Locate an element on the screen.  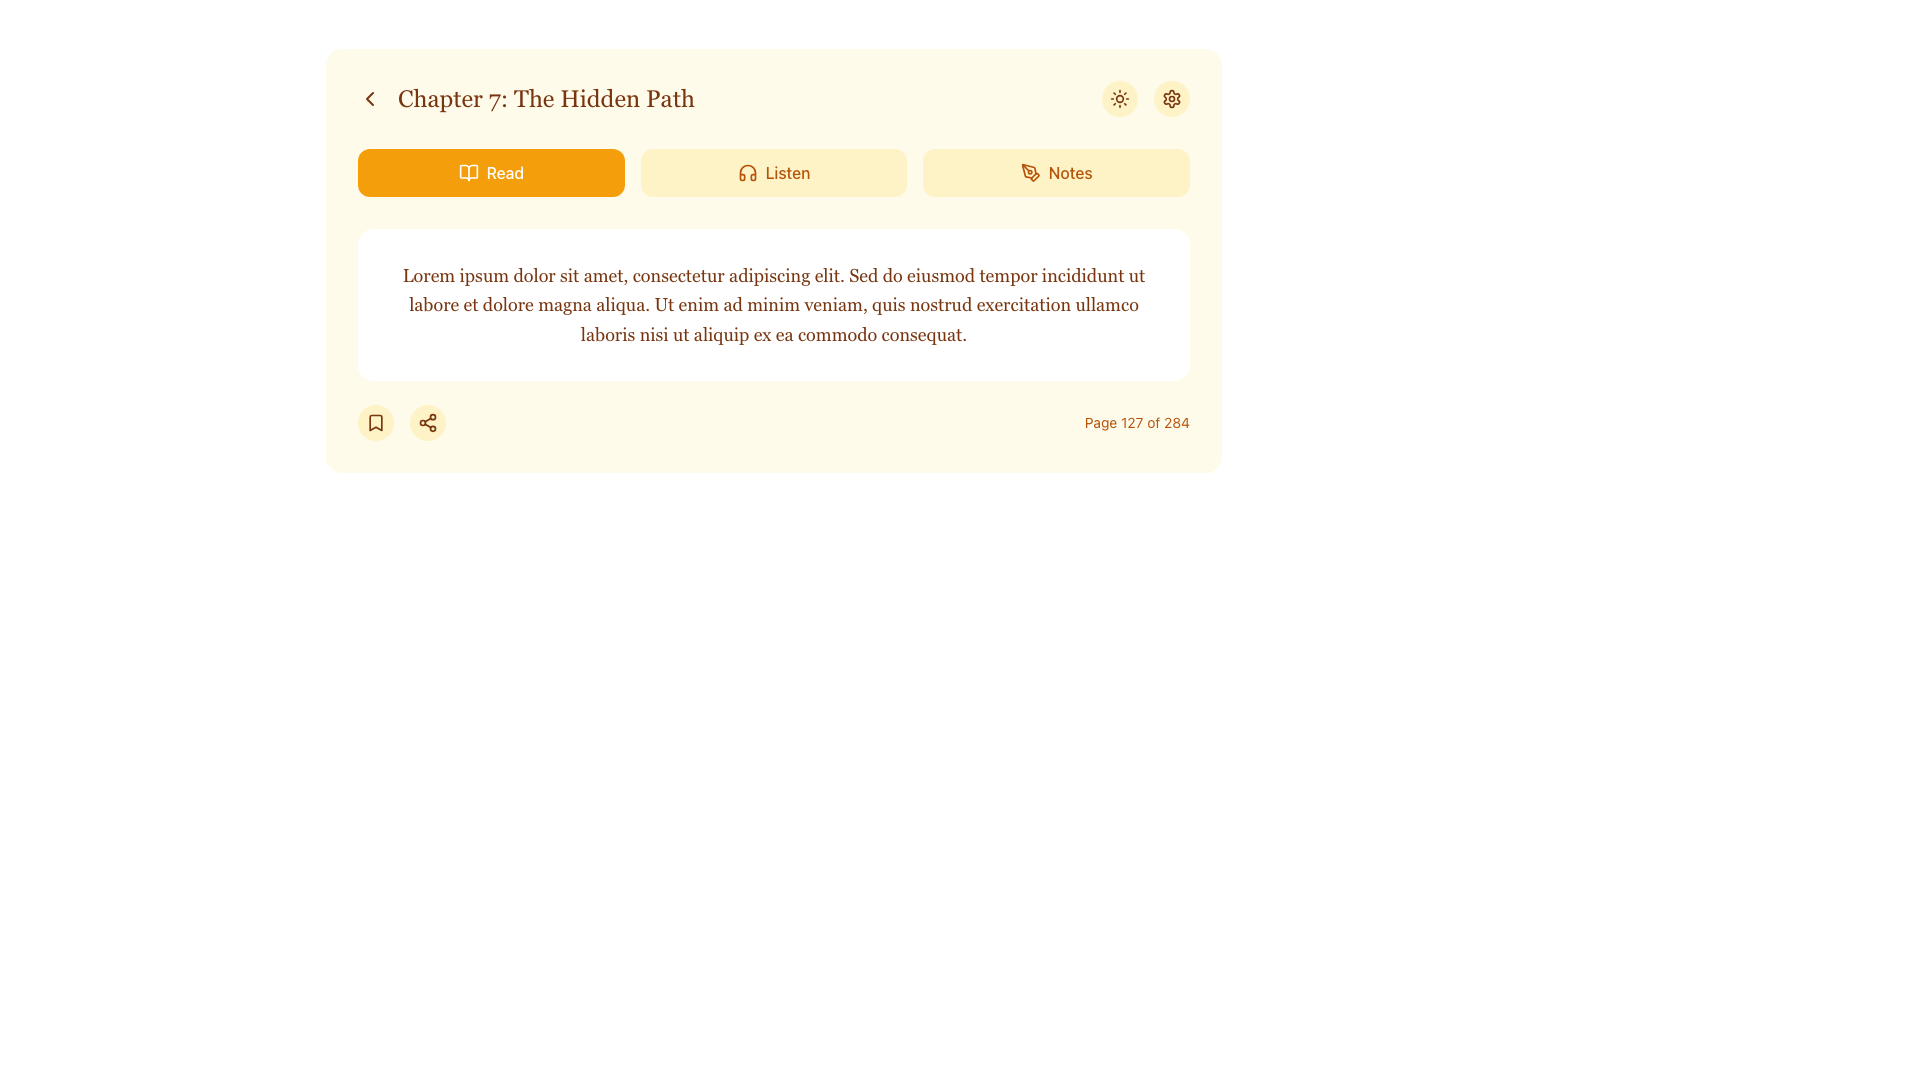
the decorative SVG icon representing the action of reading, located at the lower-left corner of the 'Read' button is located at coordinates (467, 172).